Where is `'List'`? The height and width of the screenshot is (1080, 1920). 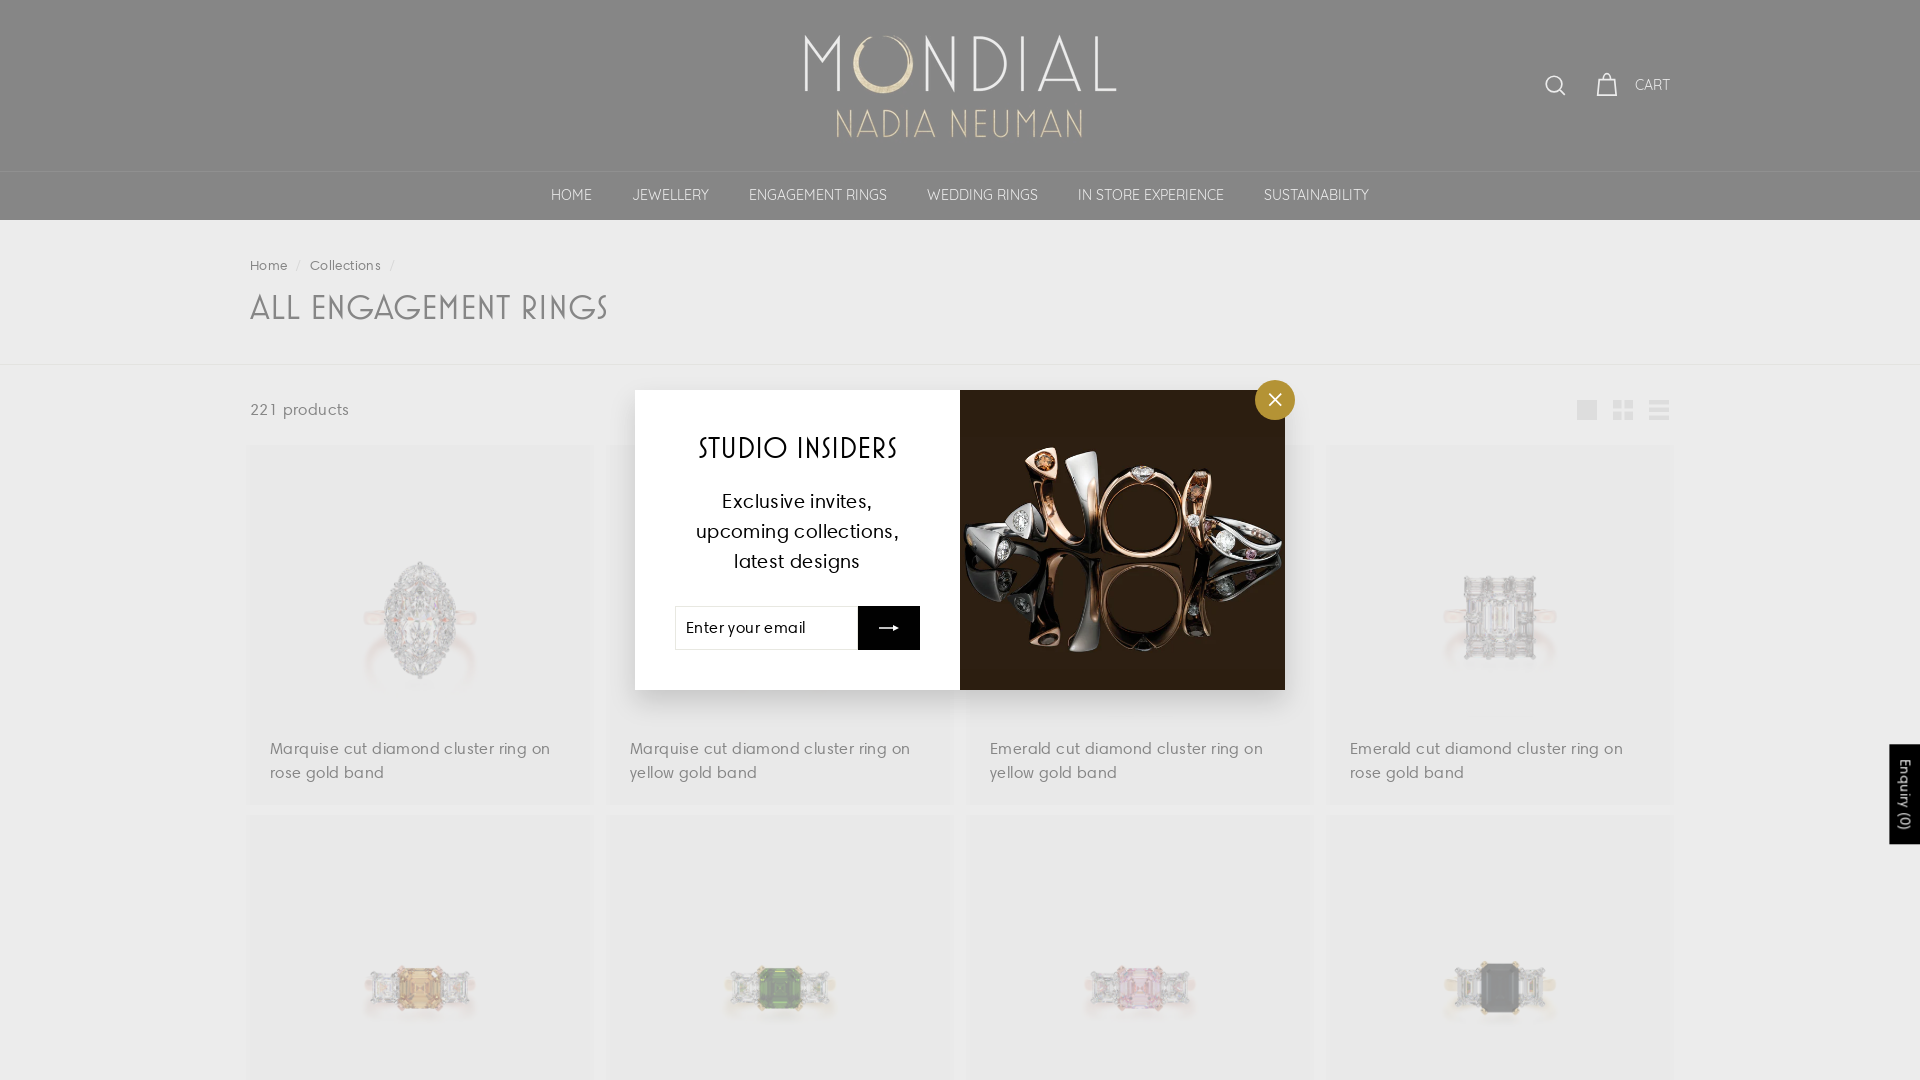 'List' is located at coordinates (1641, 408).